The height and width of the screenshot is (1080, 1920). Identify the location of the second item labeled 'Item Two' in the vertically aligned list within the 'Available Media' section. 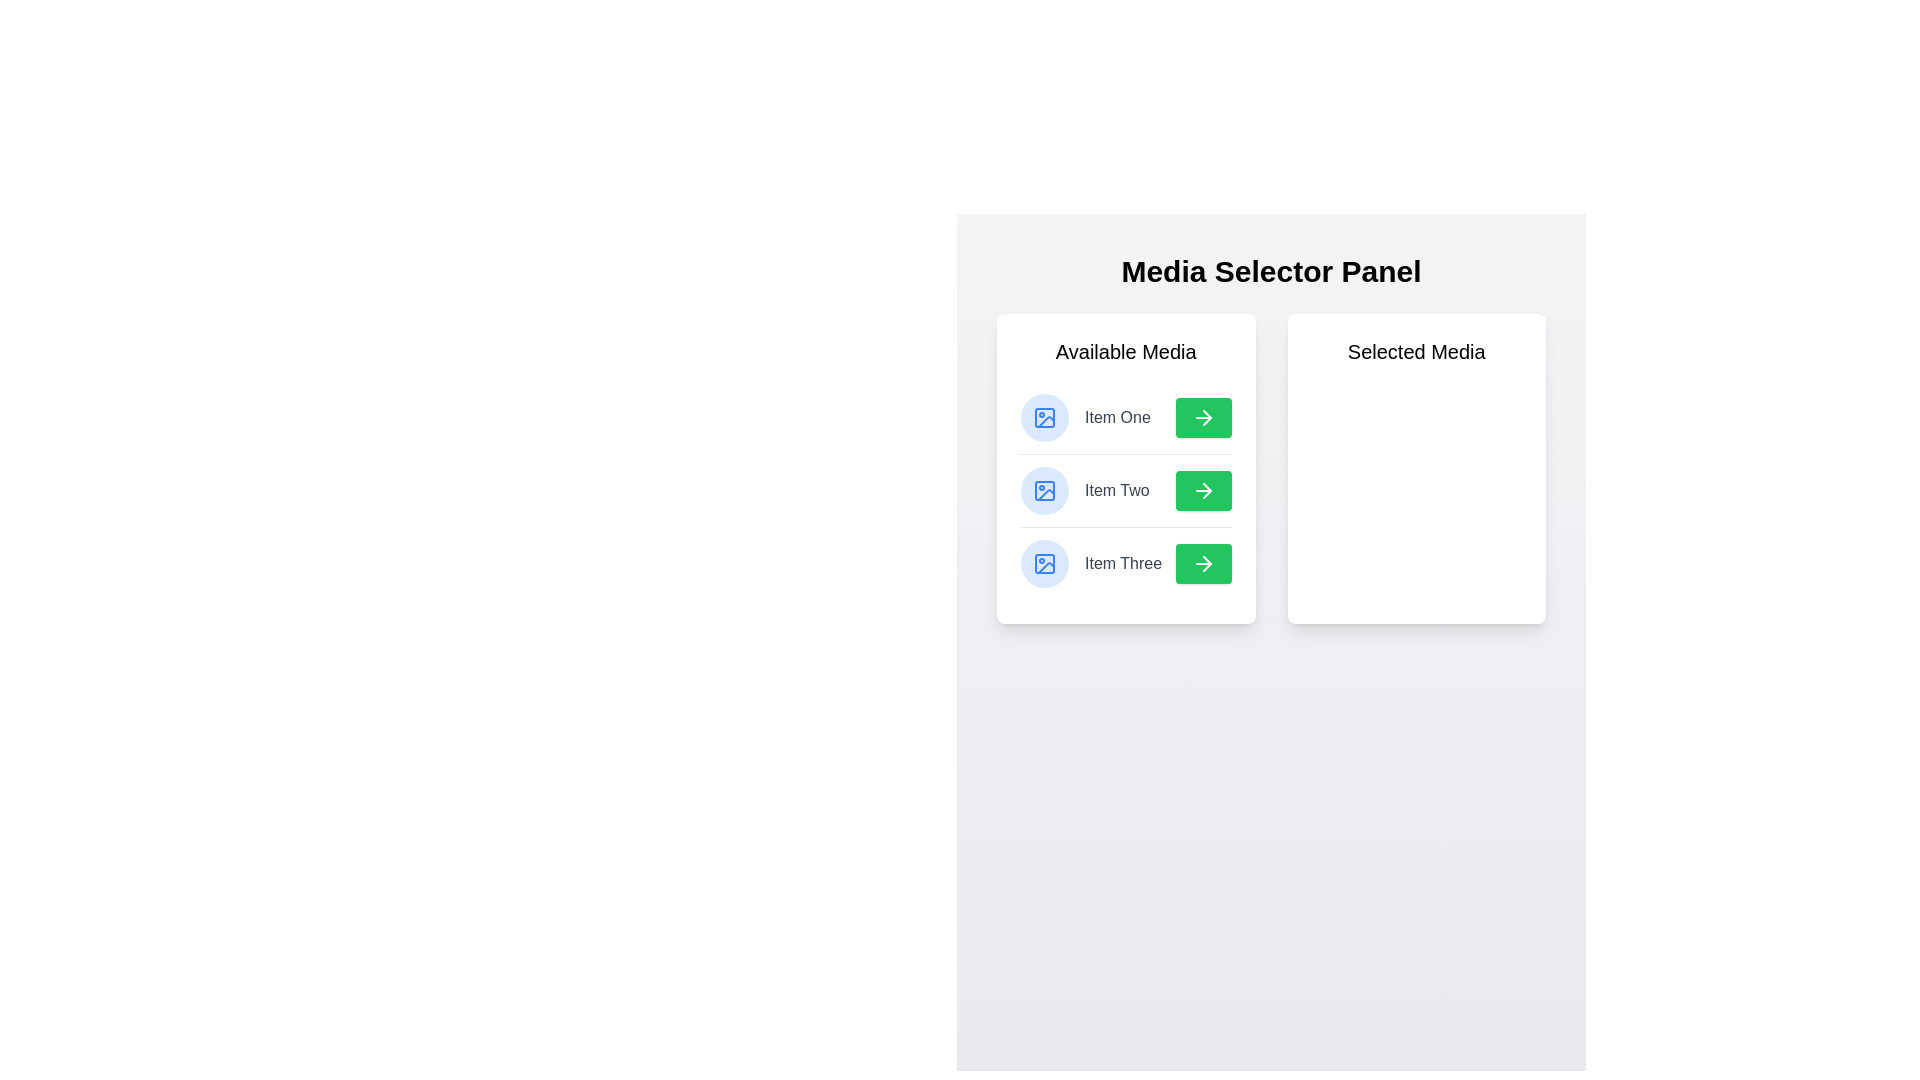
(1126, 490).